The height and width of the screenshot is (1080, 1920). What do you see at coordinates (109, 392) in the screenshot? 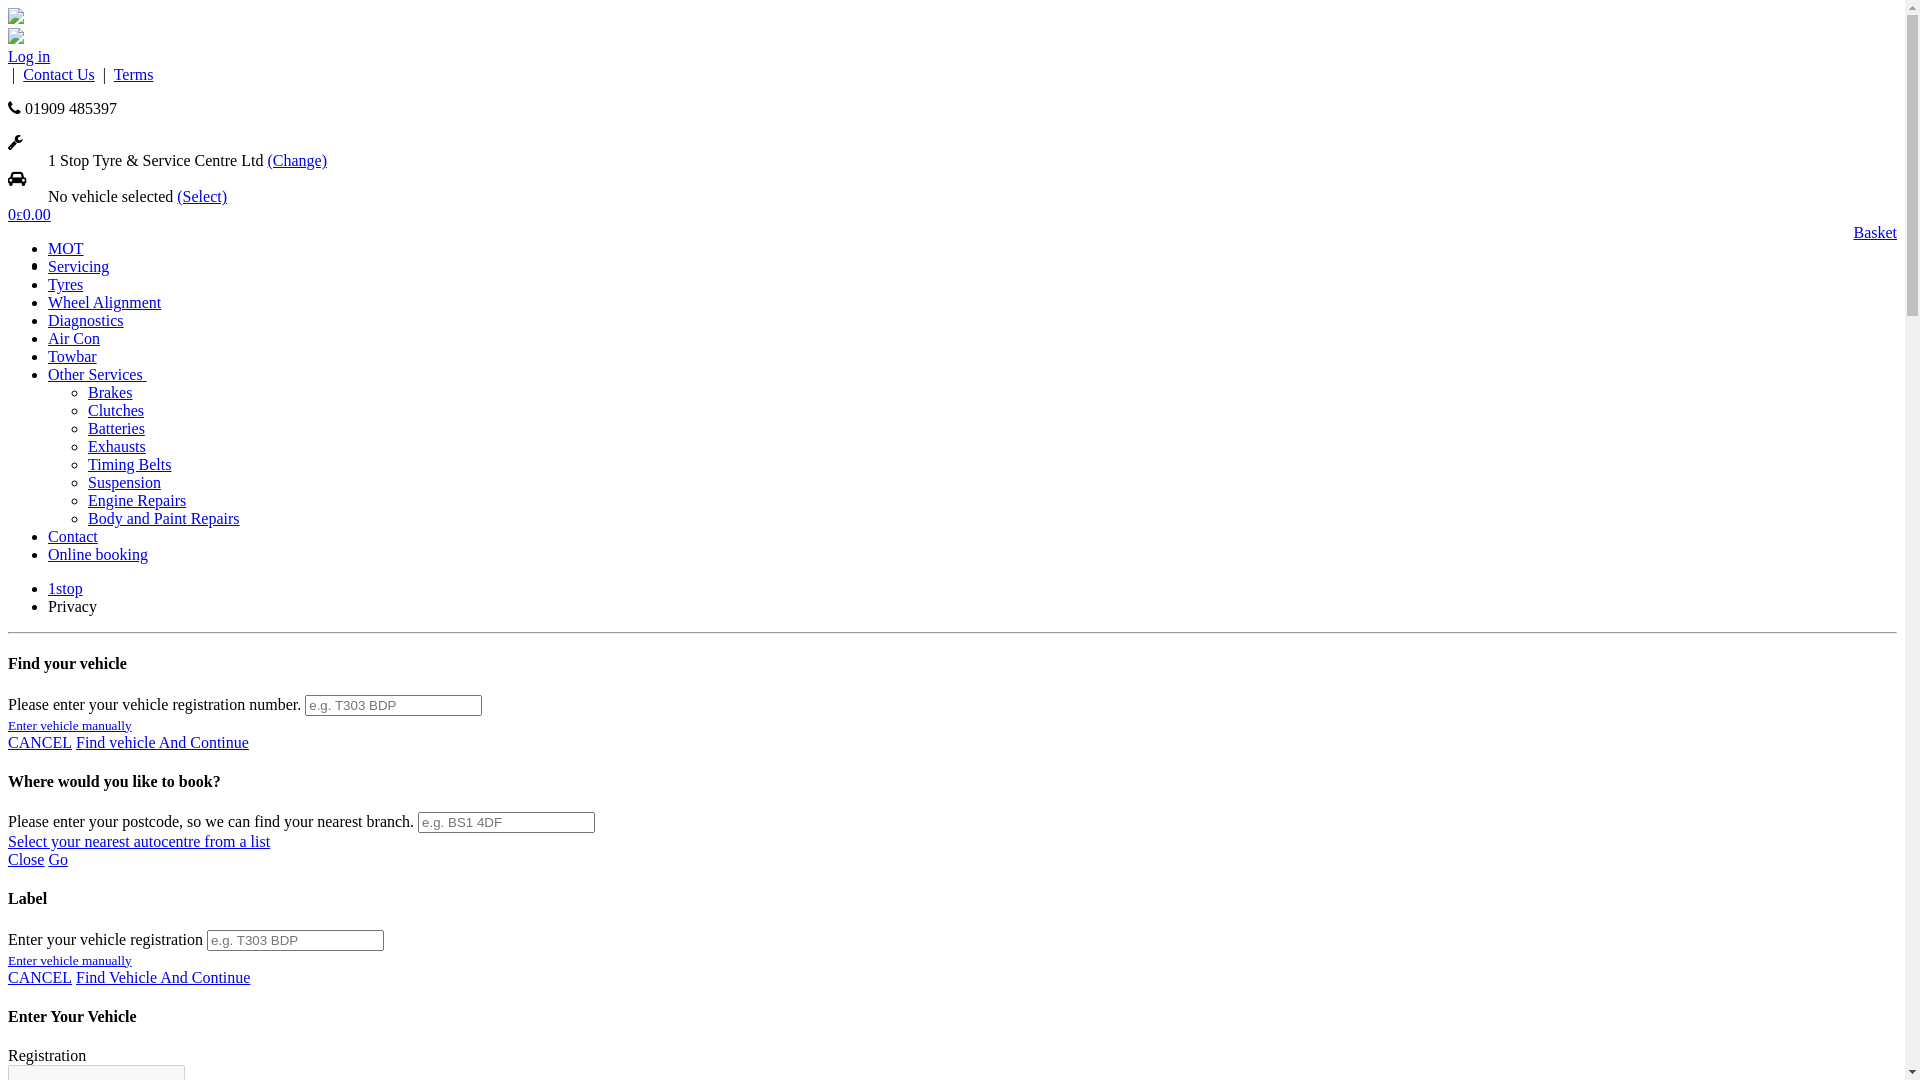
I see `'Brakes'` at bounding box center [109, 392].